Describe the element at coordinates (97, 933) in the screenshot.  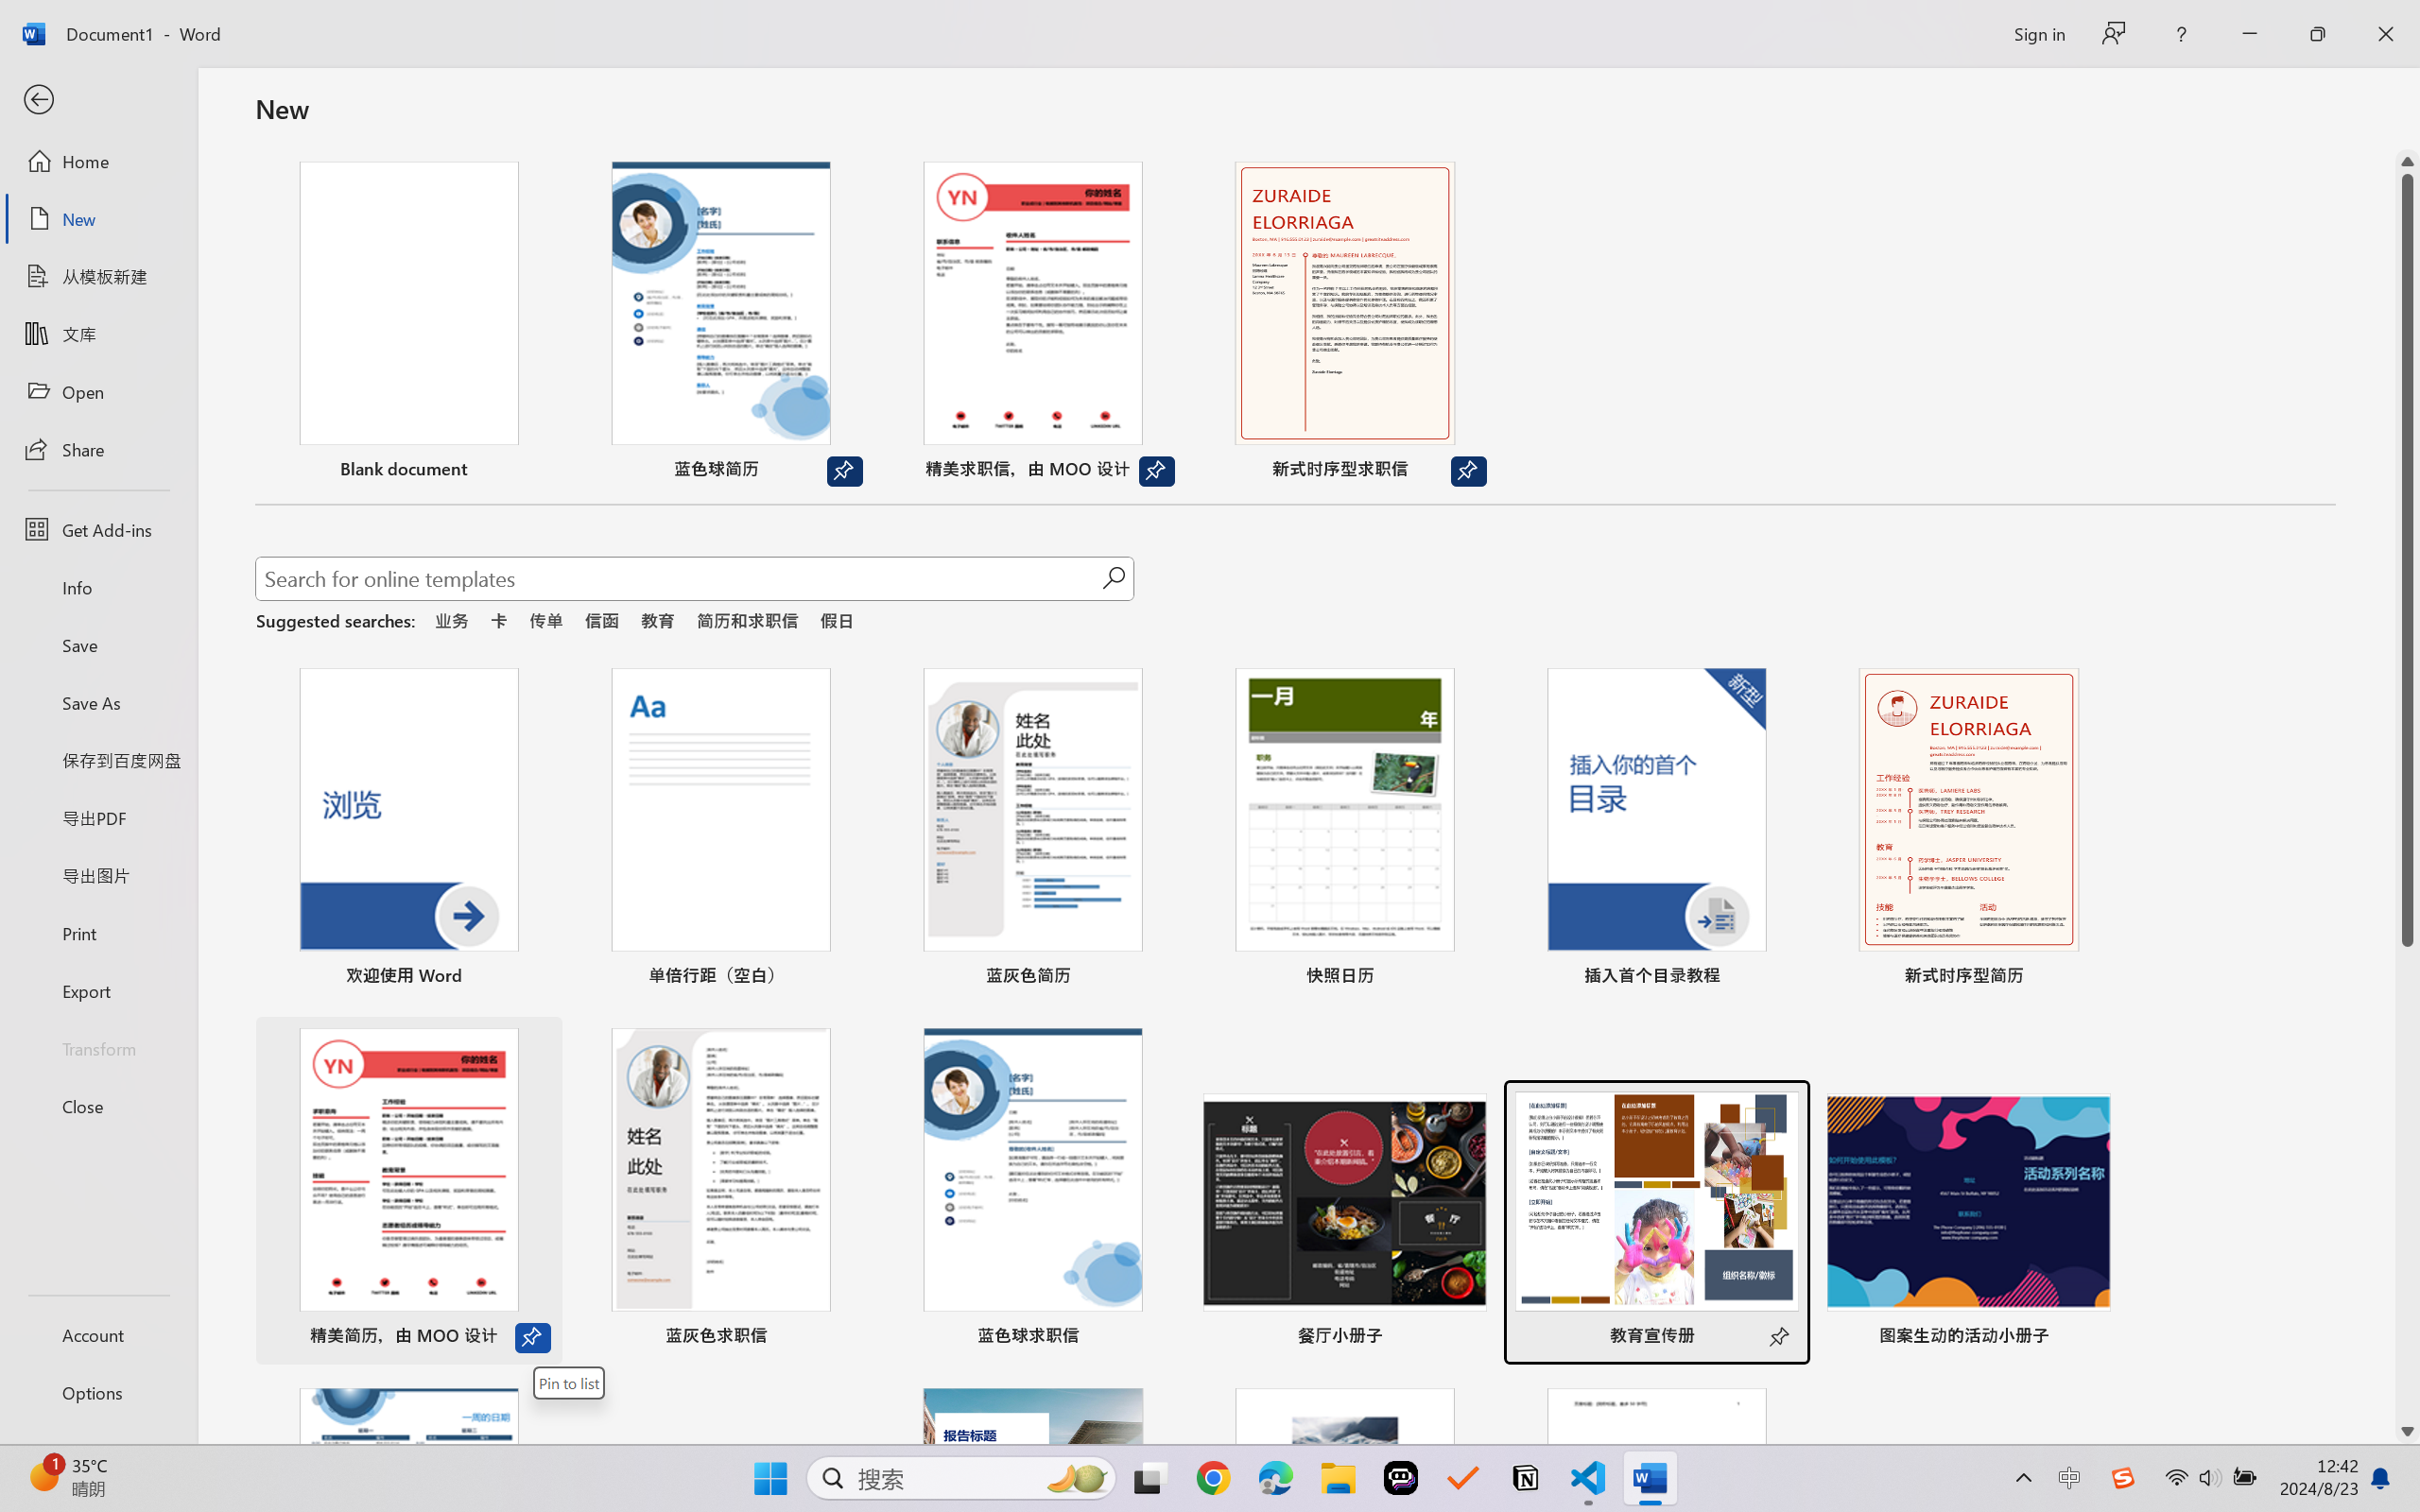
I see `'Print'` at that location.